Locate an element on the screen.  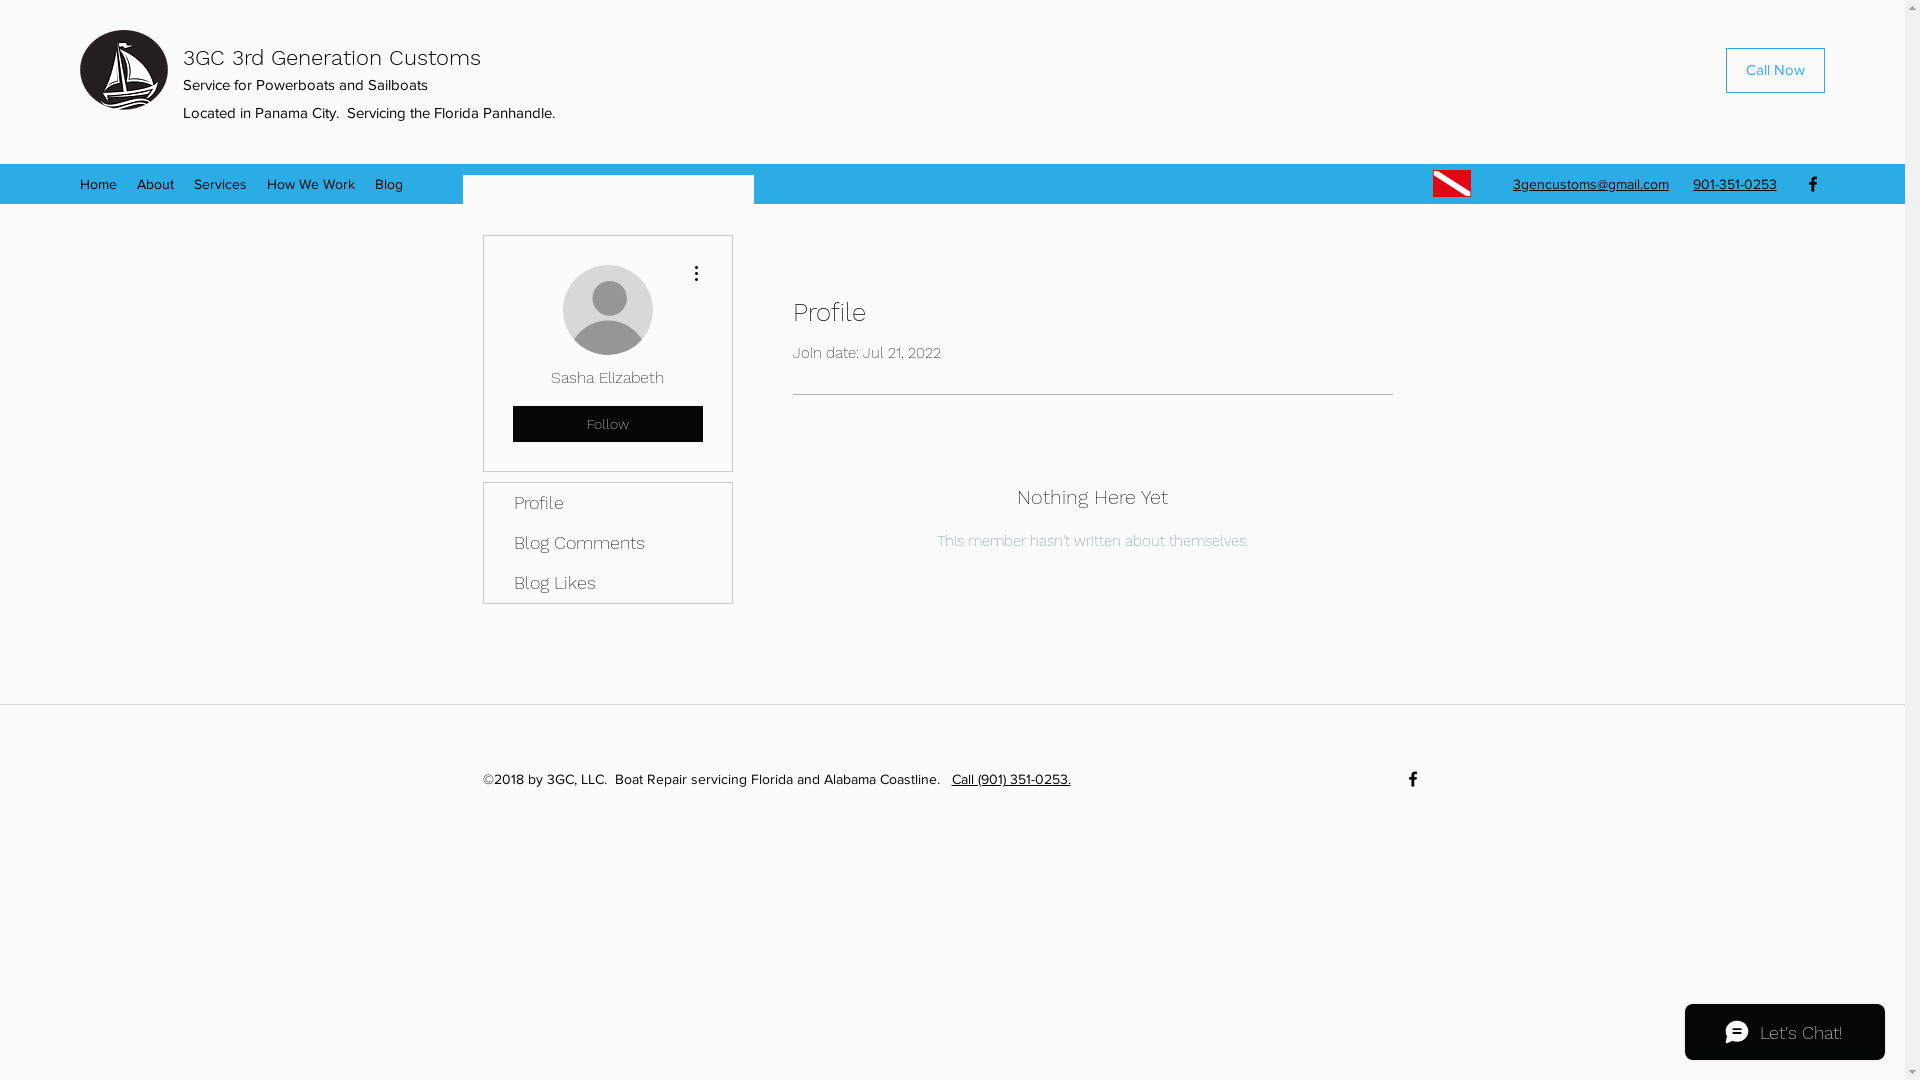
'Blog Likes' is located at coordinates (607, 582).